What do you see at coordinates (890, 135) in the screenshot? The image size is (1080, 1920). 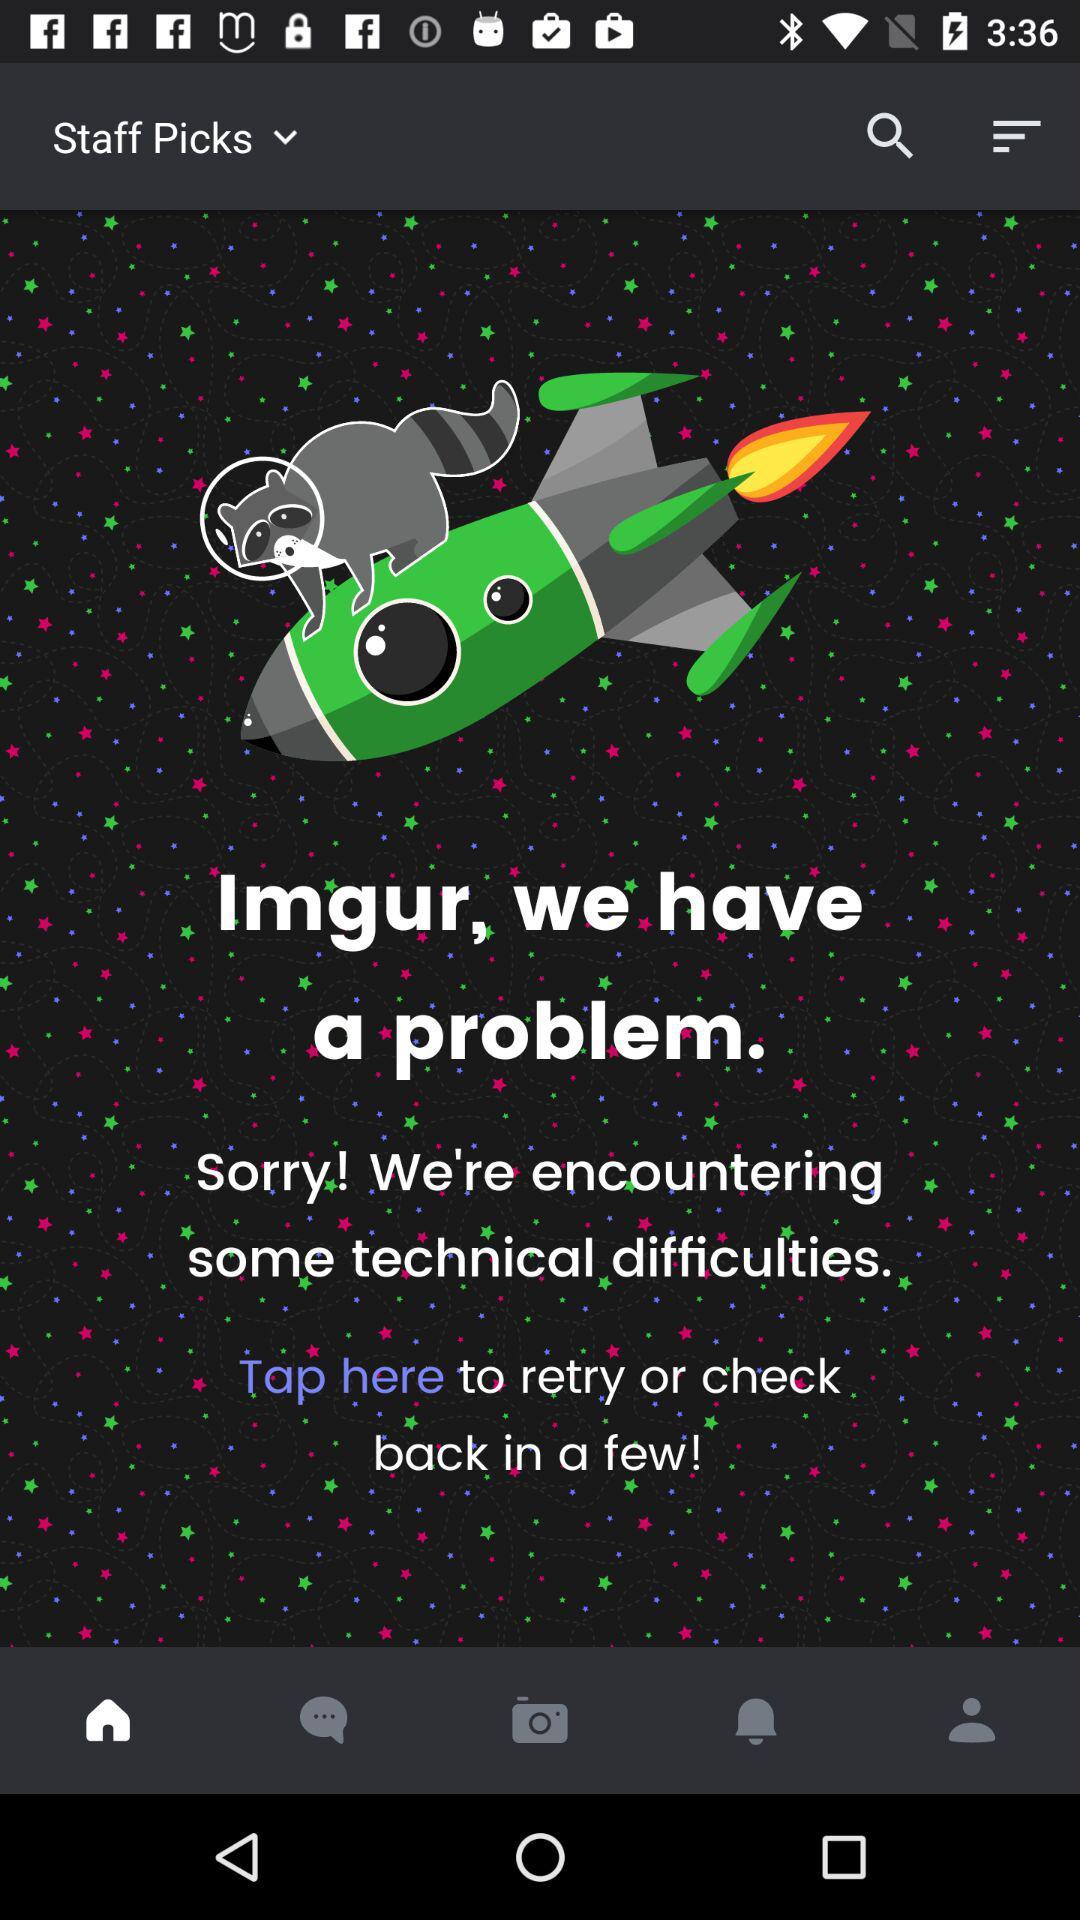 I see `item next to staff picks item` at bounding box center [890, 135].